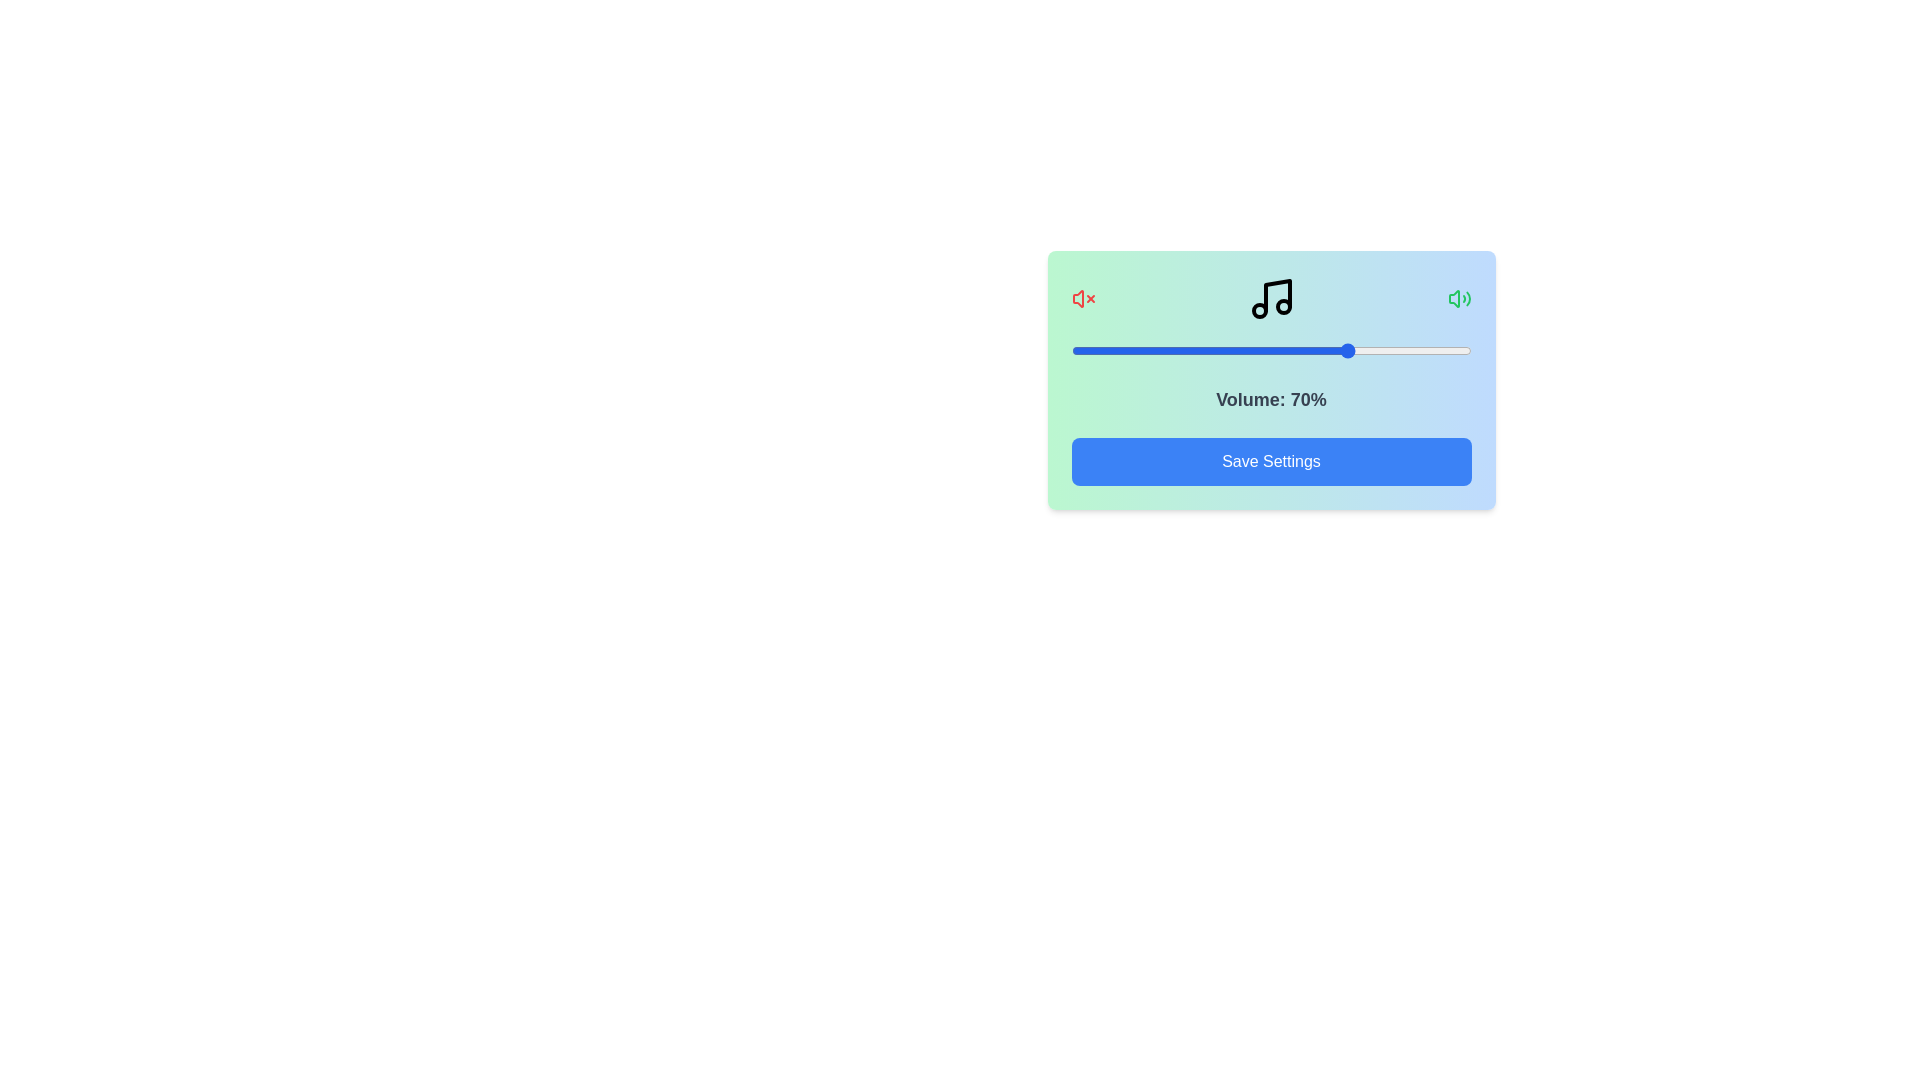  I want to click on the 'Save Settings' button to save the volume level, so click(1270, 462).